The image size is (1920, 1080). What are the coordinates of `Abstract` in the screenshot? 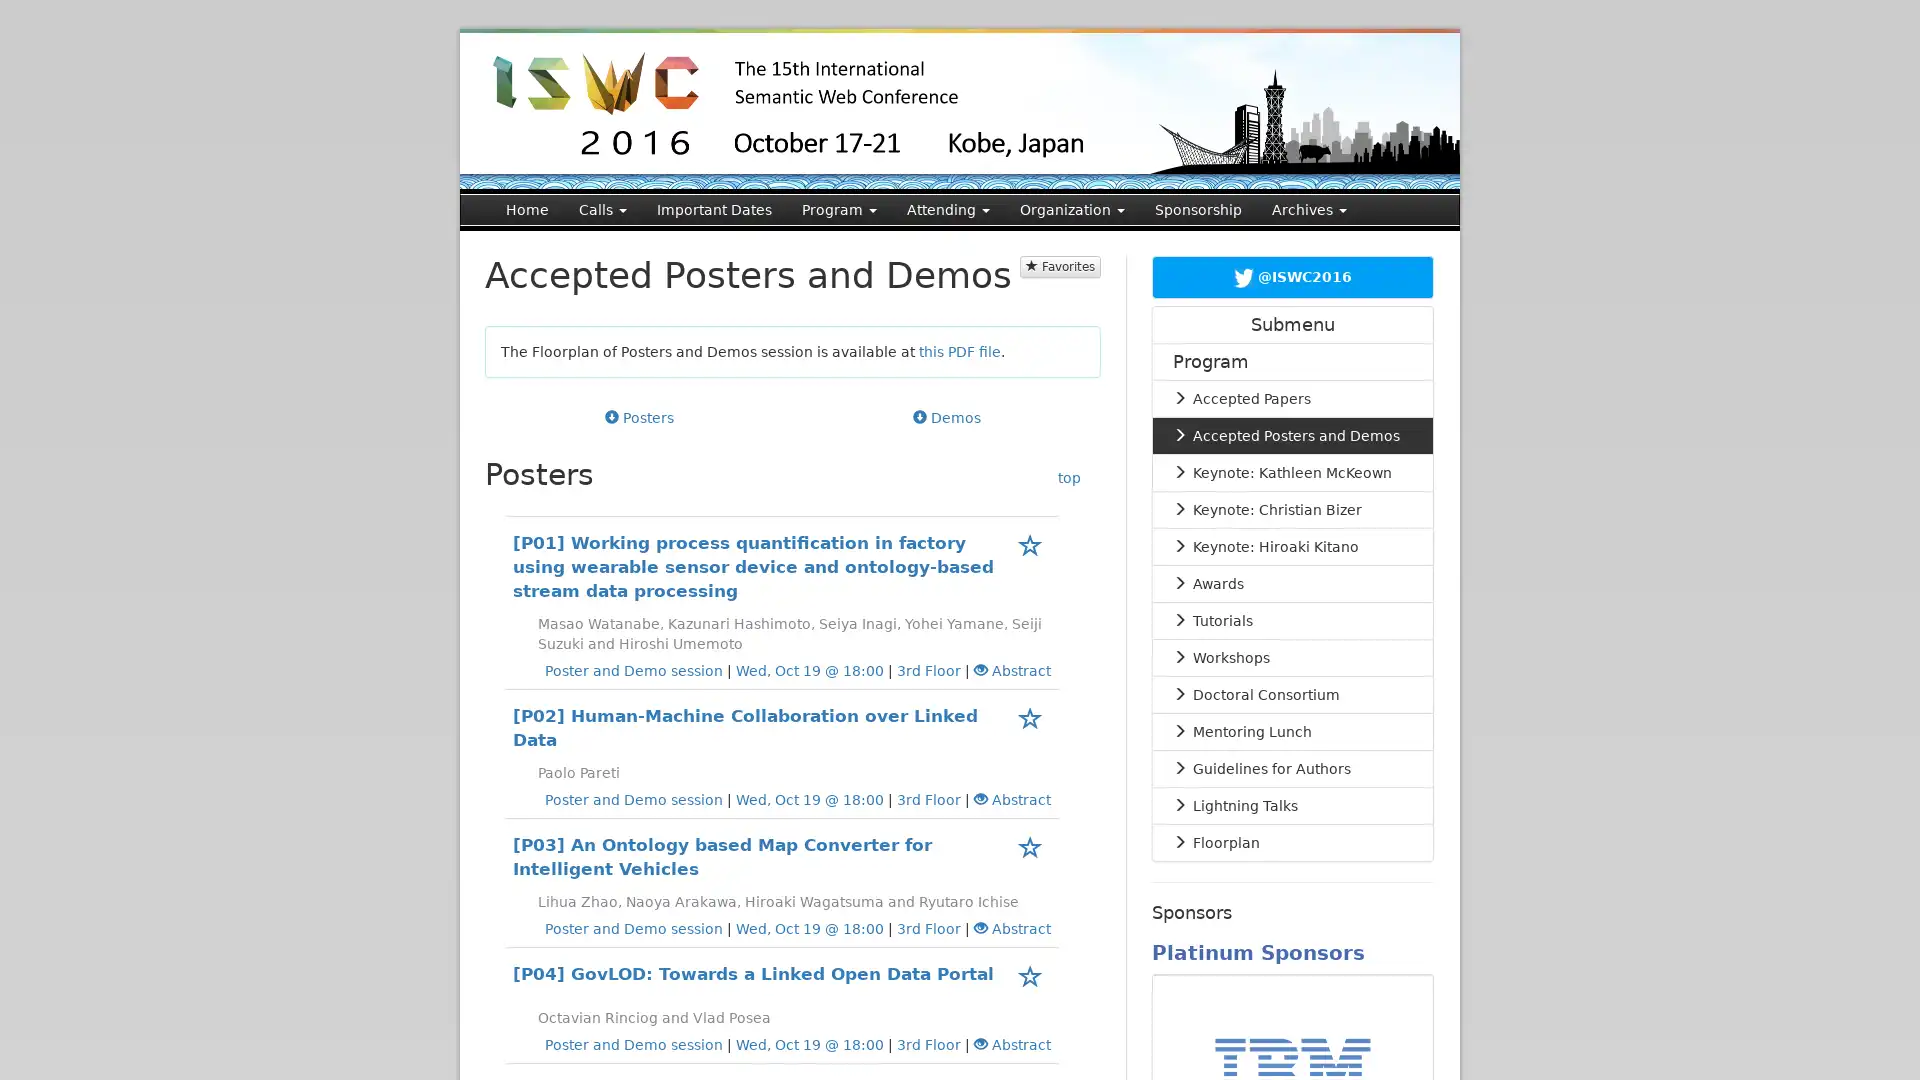 It's located at (1012, 670).